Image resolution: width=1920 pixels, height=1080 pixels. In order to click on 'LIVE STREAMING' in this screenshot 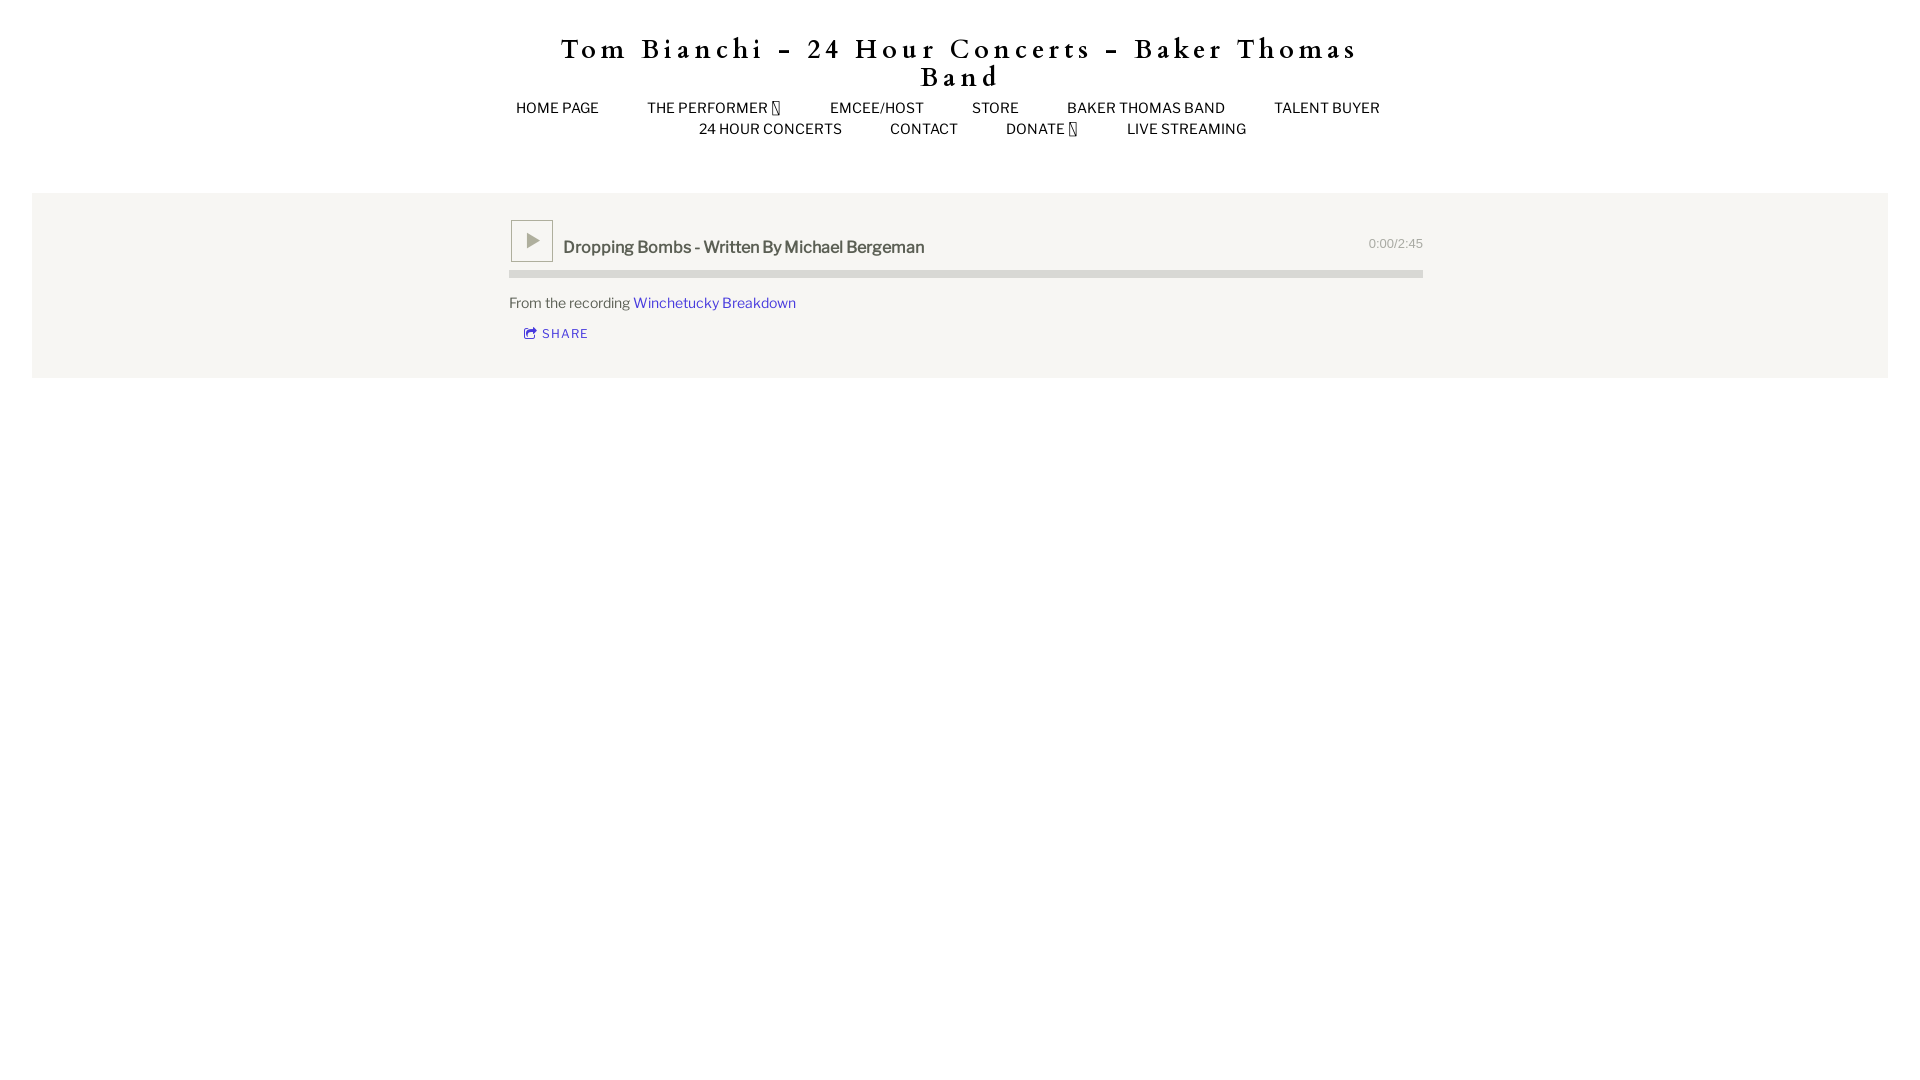, I will do `click(1186, 128)`.